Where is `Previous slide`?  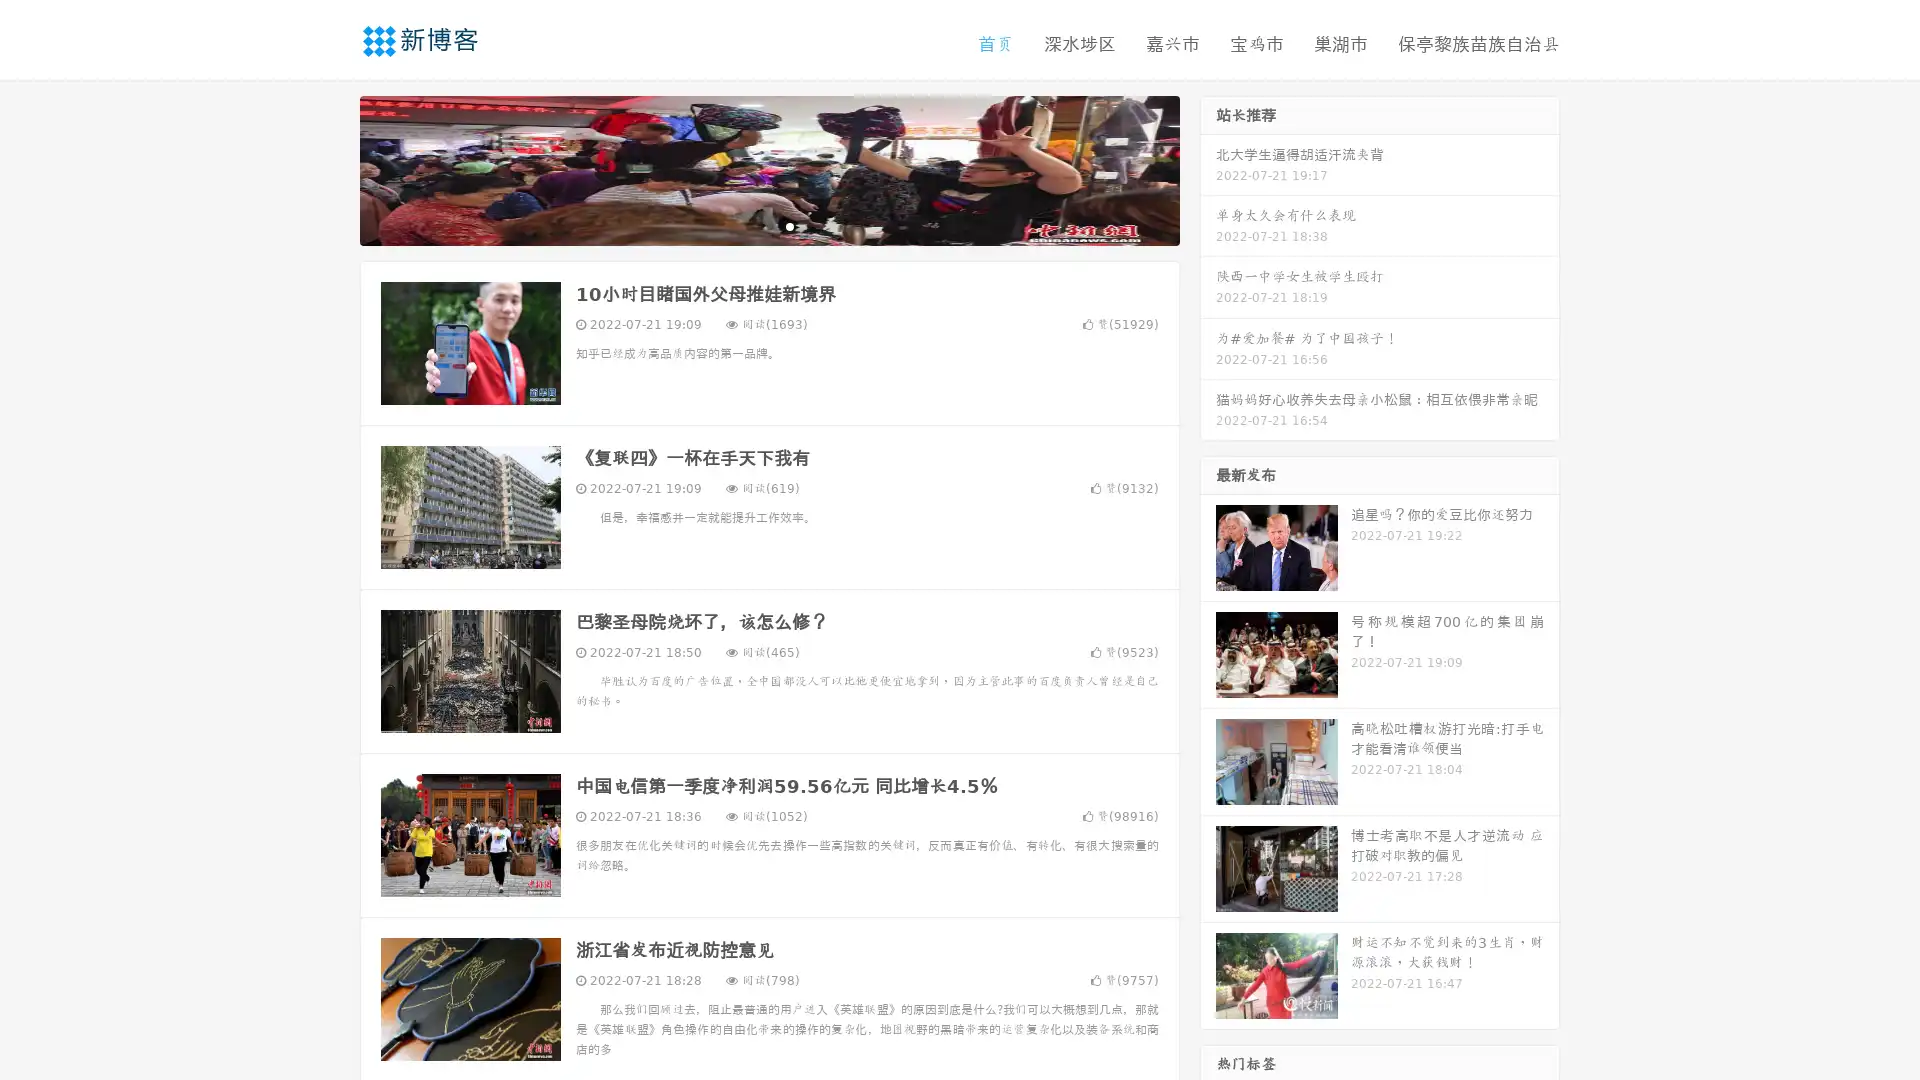 Previous slide is located at coordinates (330, 168).